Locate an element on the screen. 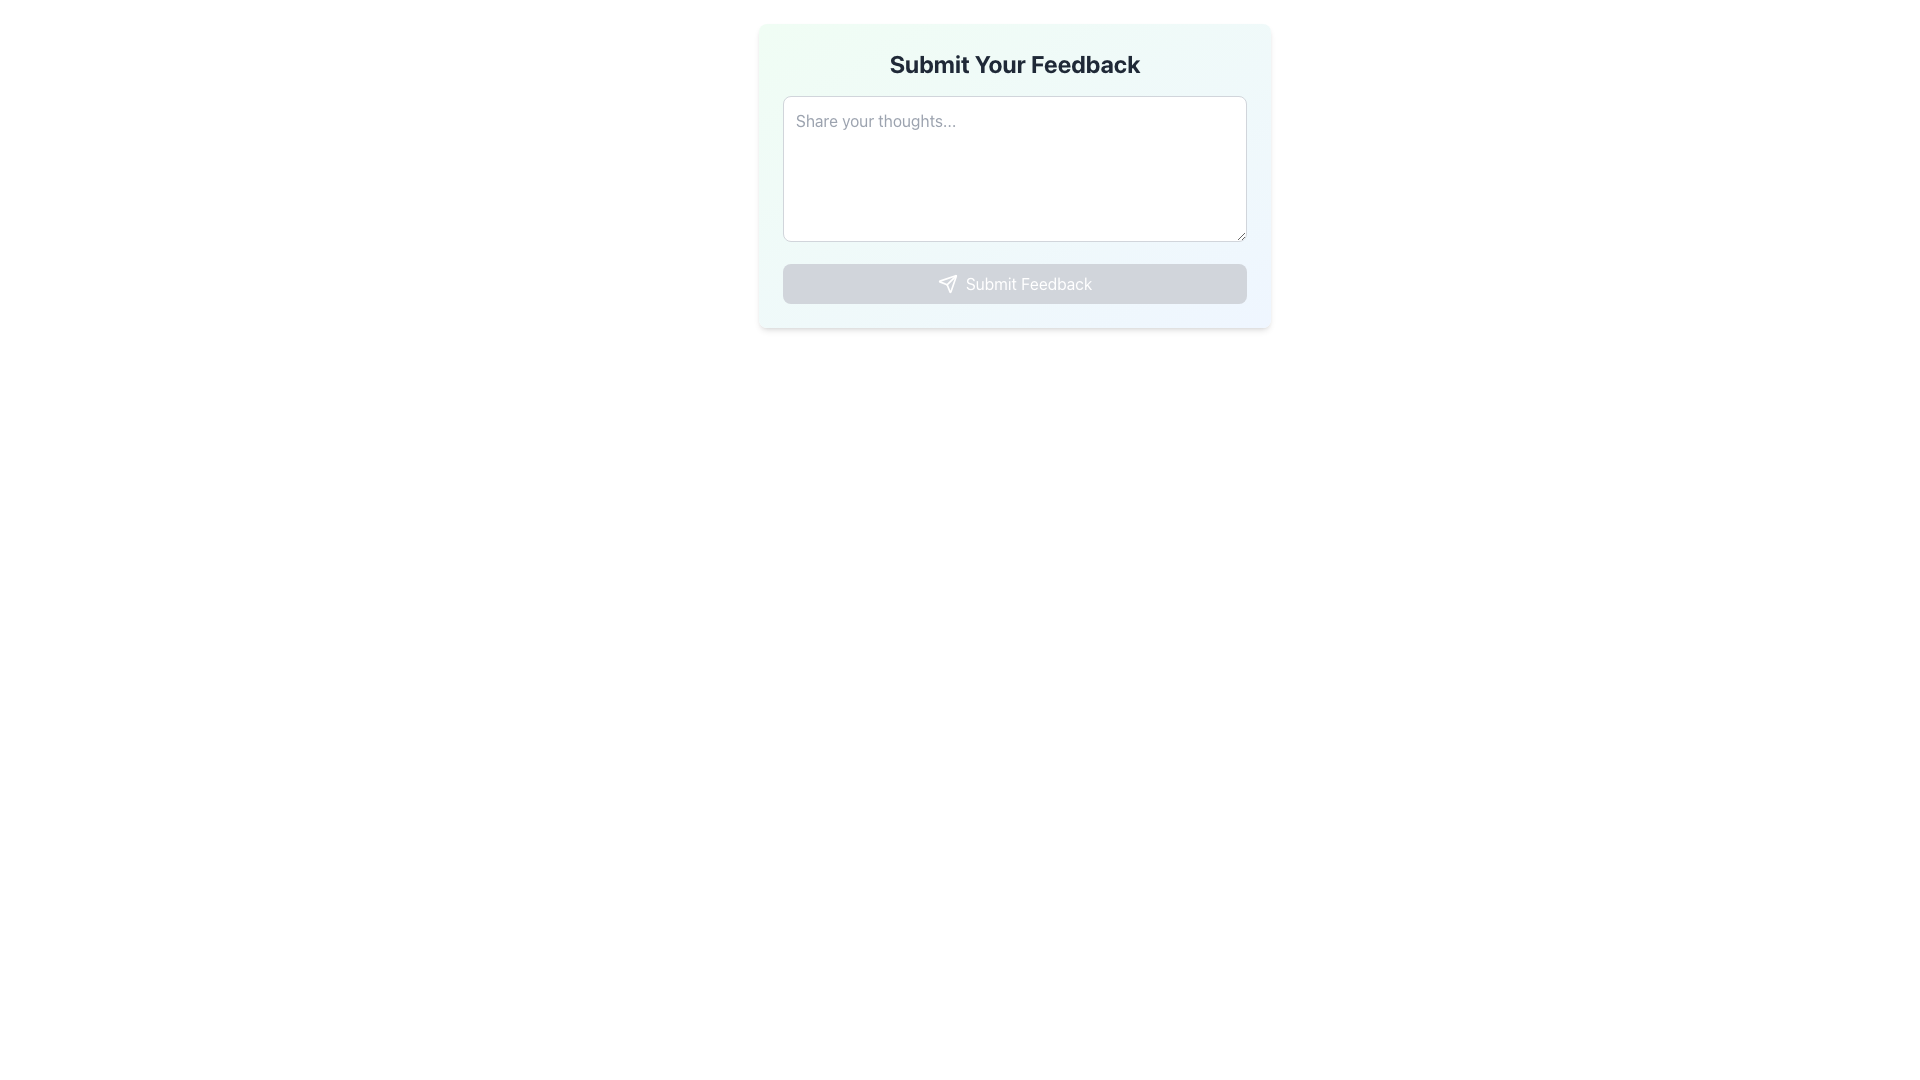  the paper airplane icon located within the 'Submit Feedback' button, which is positioned near the bottom center of the feedback form is located at coordinates (946, 284).